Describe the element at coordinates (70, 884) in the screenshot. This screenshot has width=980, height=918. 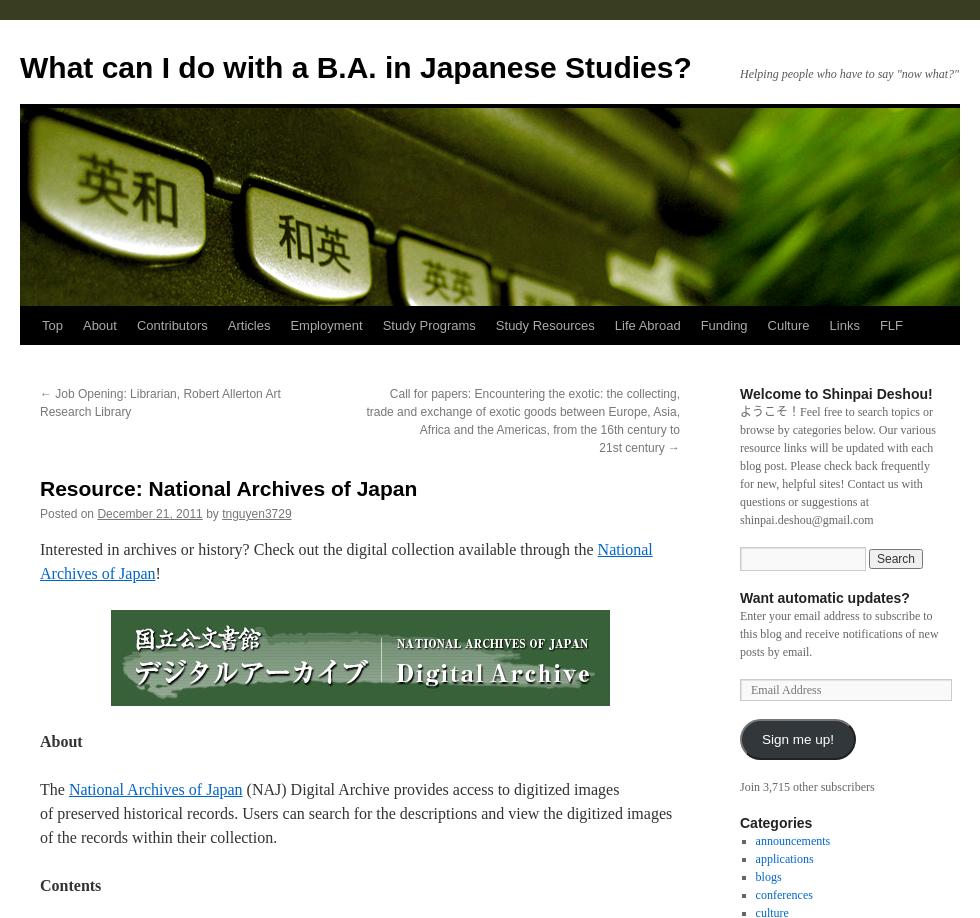
I see `'Contents'` at that location.